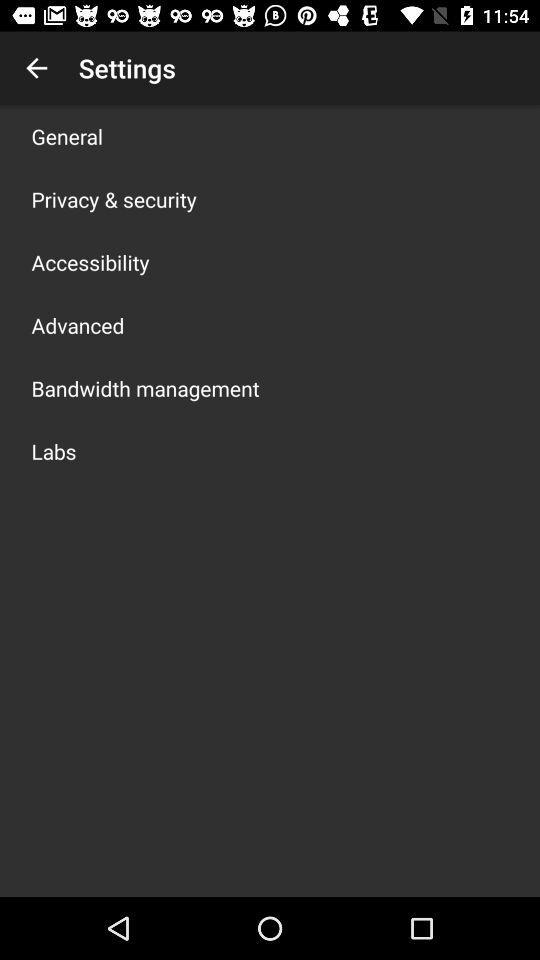  I want to click on labs icon, so click(54, 451).